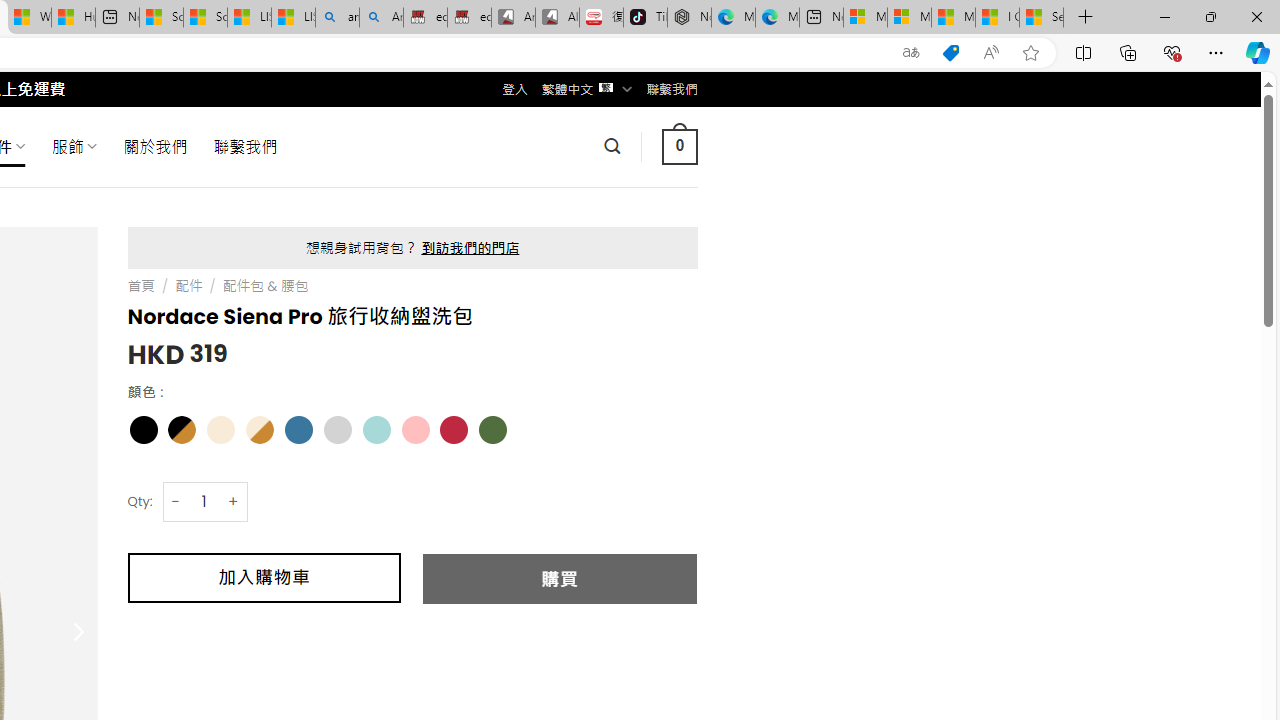 The width and height of the screenshot is (1280, 720). What do you see at coordinates (679, 145) in the screenshot?
I see `'  0  '` at bounding box center [679, 145].